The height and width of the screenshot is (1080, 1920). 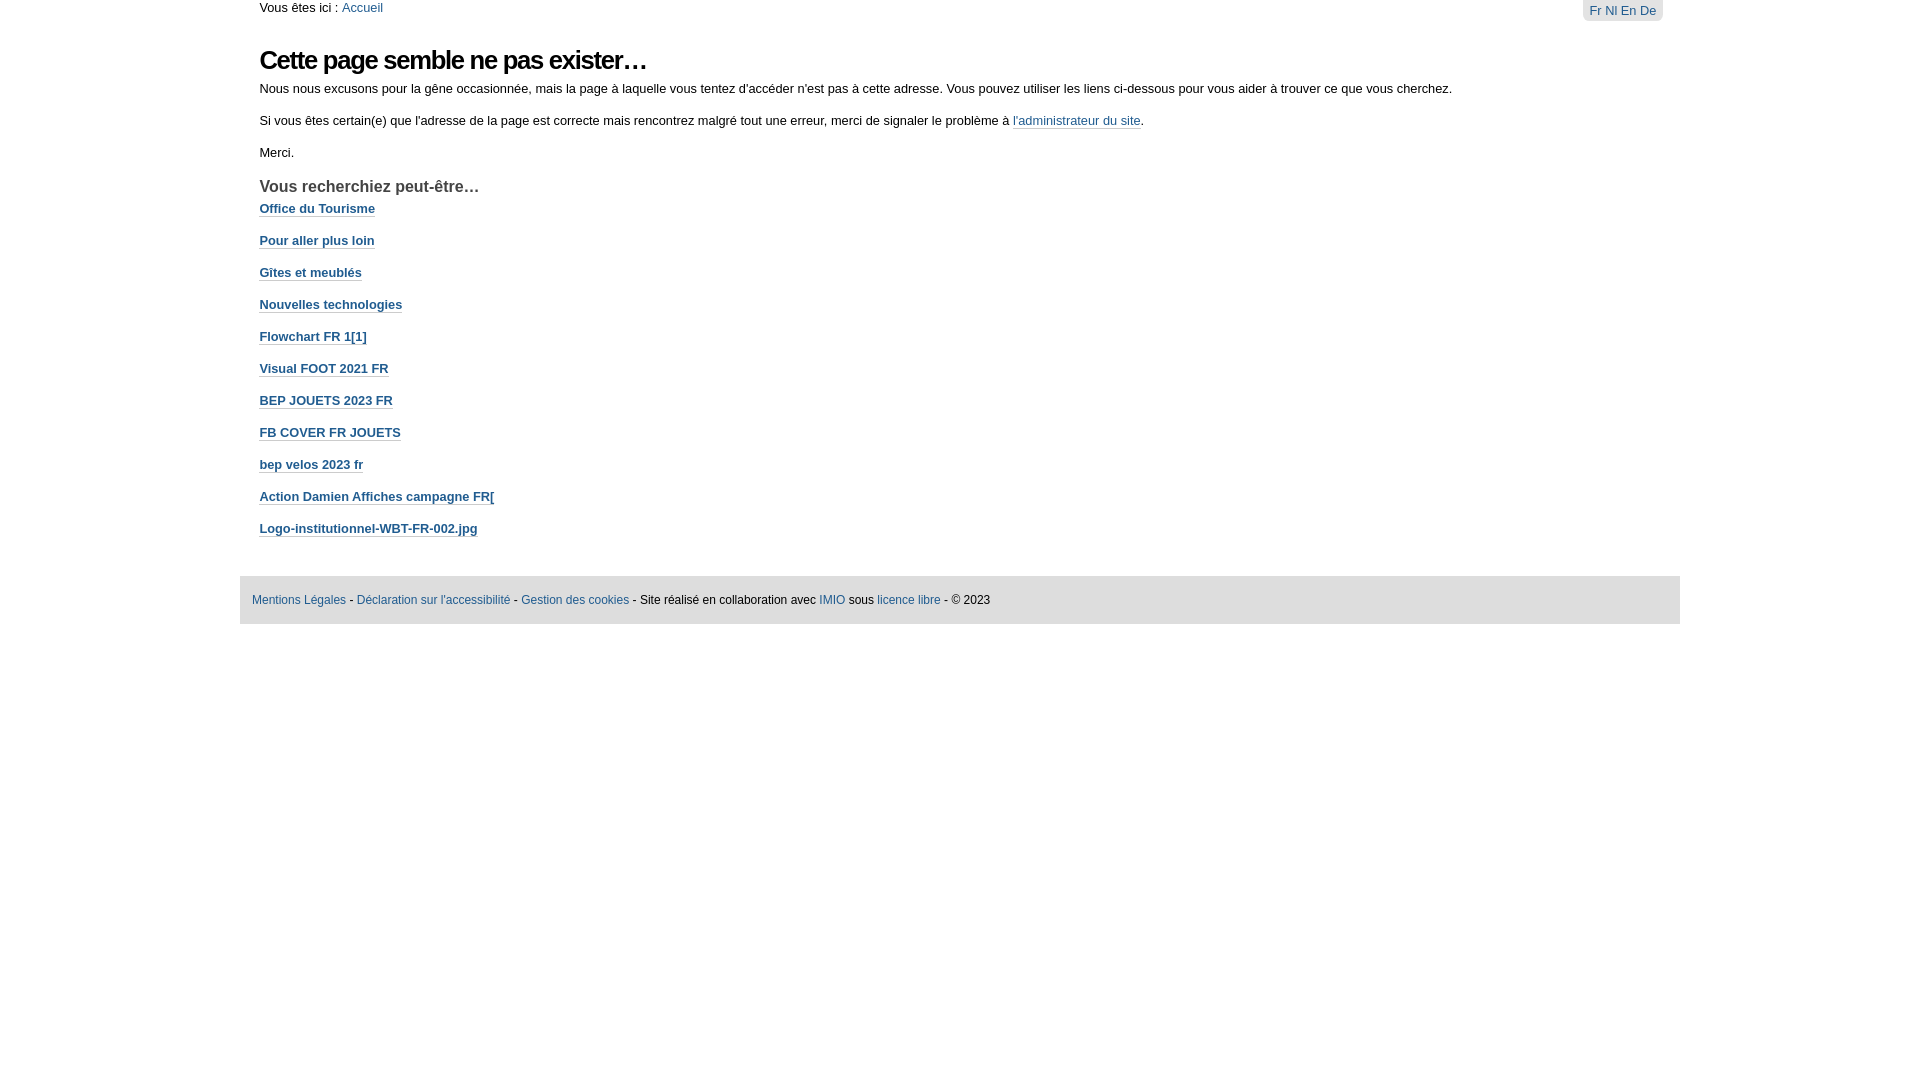 What do you see at coordinates (877, 599) in the screenshot?
I see `'licence libre'` at bounding box center [877, 599].